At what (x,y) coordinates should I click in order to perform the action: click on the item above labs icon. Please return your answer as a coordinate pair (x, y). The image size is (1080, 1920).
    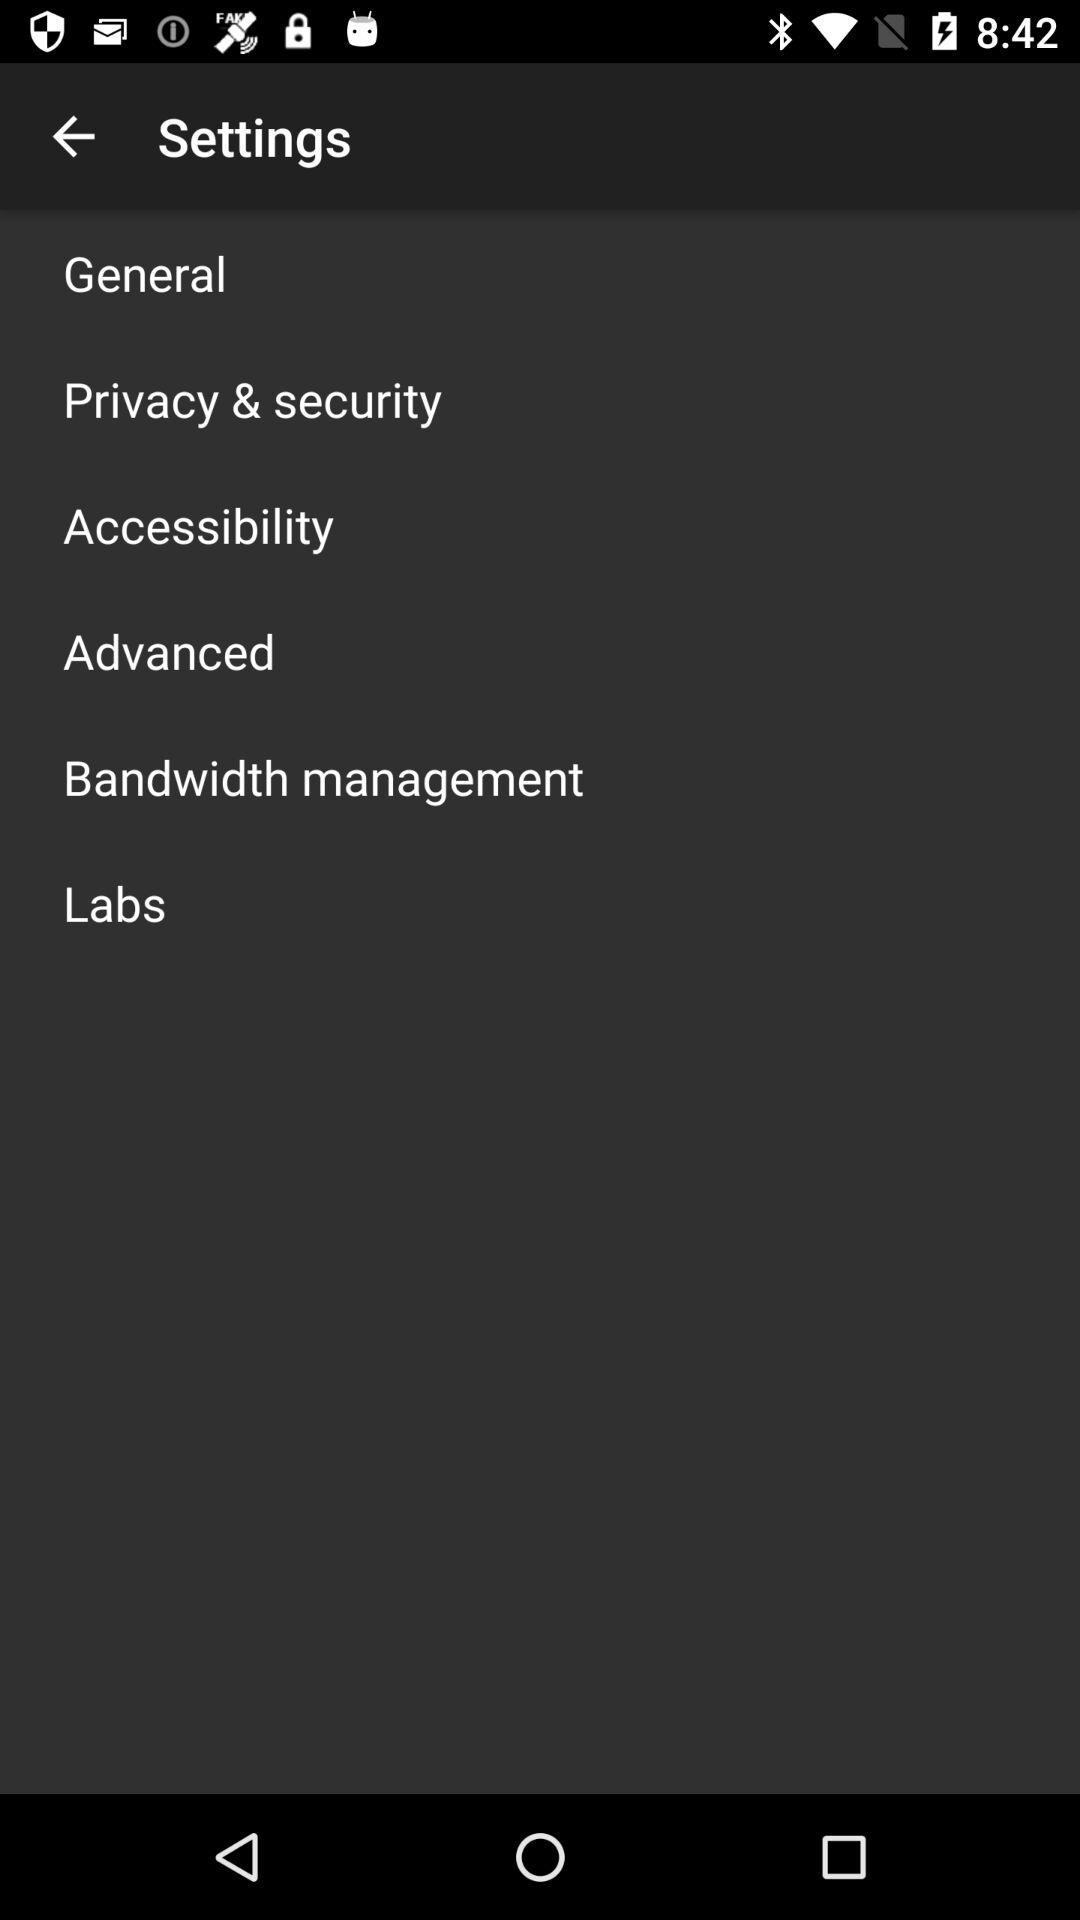
    Looking at the image, I should click on (322, 776).